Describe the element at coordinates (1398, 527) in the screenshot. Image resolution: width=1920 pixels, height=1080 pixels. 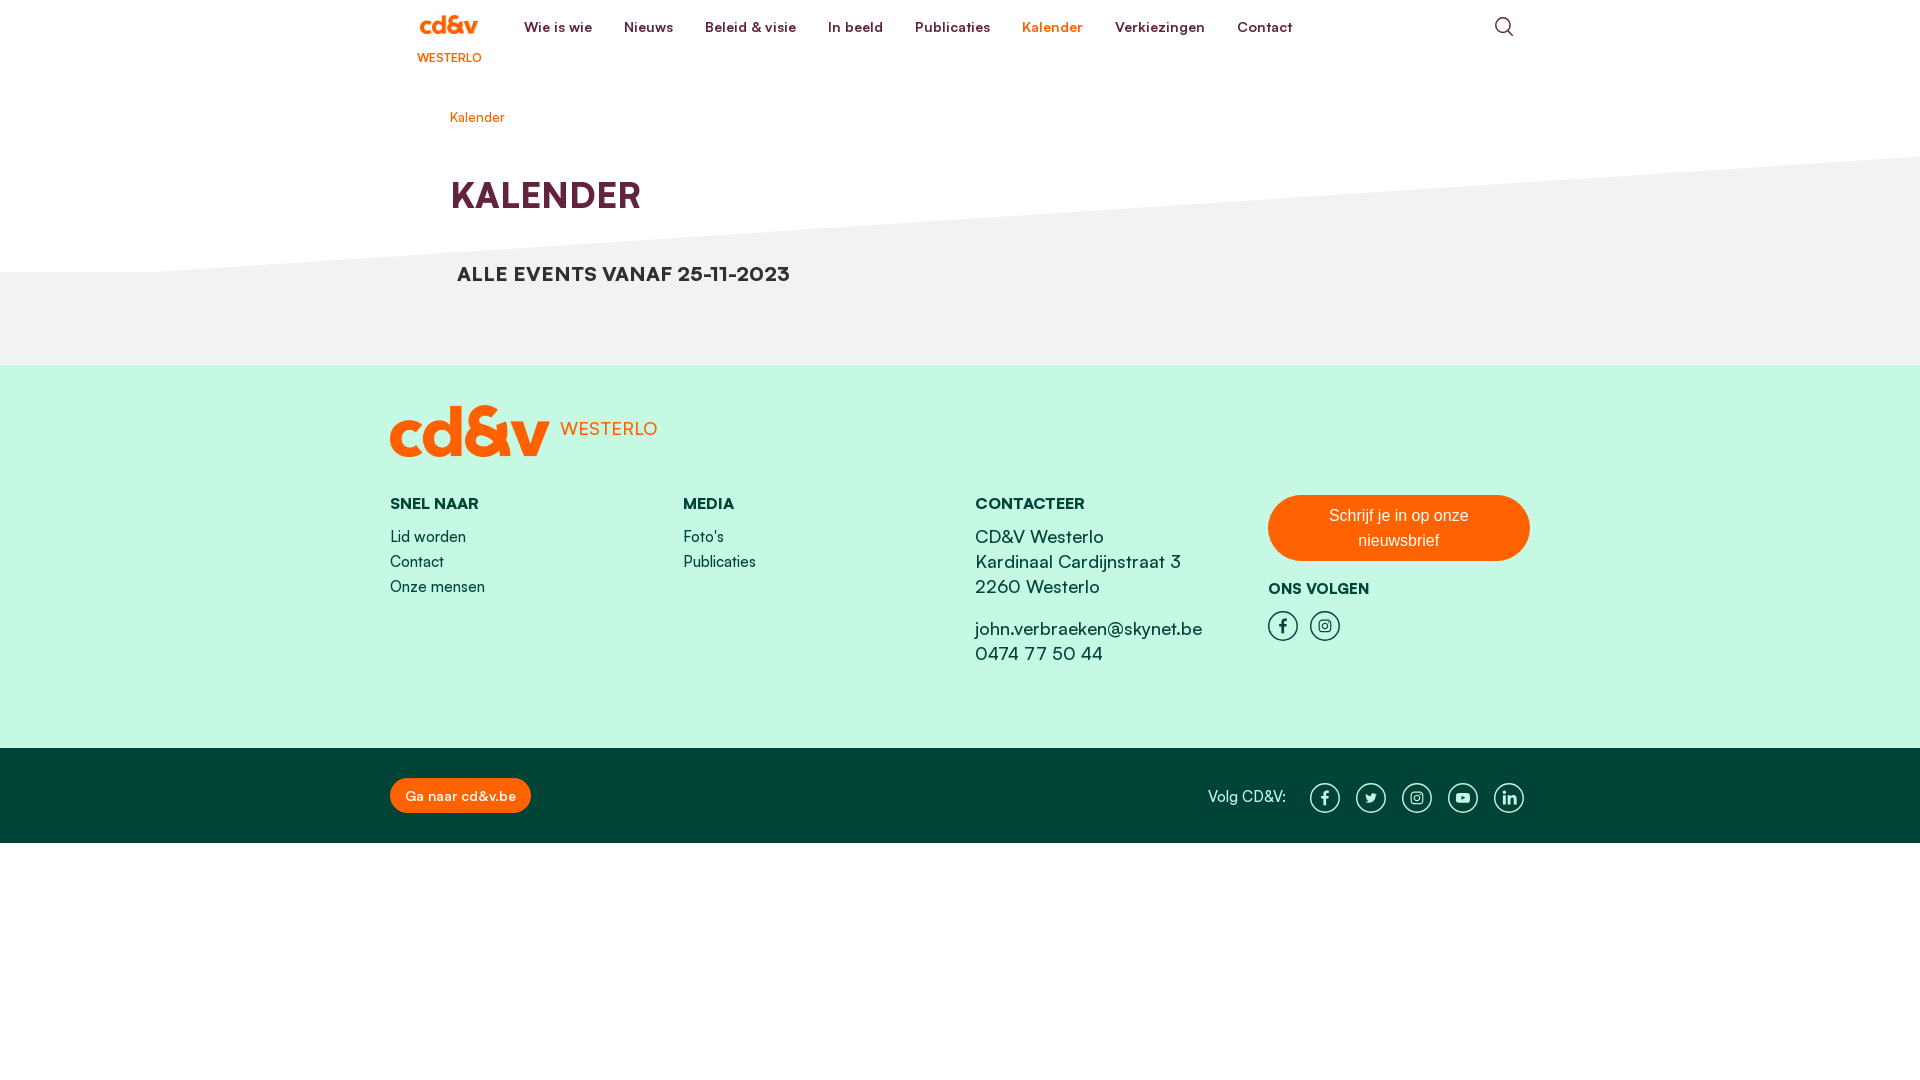
I see `'Schrijf je in op onze nieuwsbrief'` at that location.